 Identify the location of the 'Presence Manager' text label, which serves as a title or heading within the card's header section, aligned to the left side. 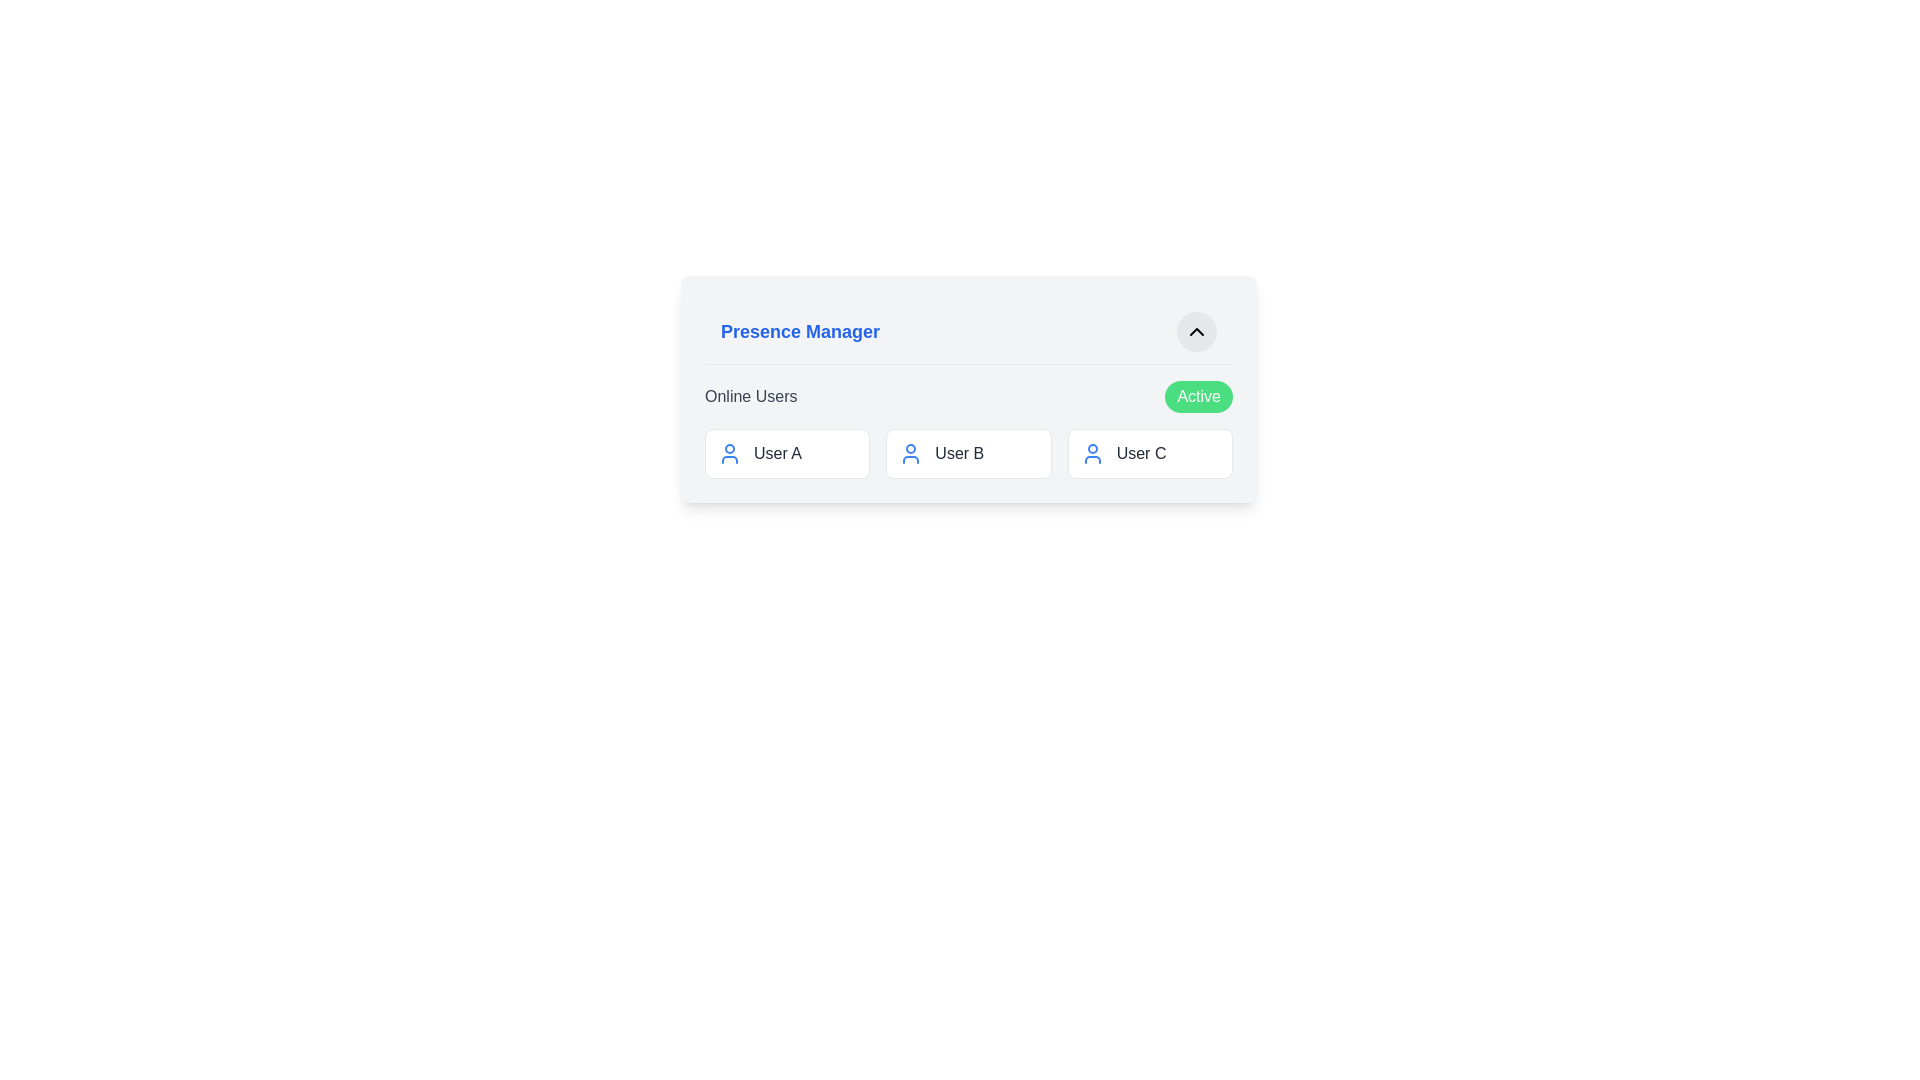
(800, 330).